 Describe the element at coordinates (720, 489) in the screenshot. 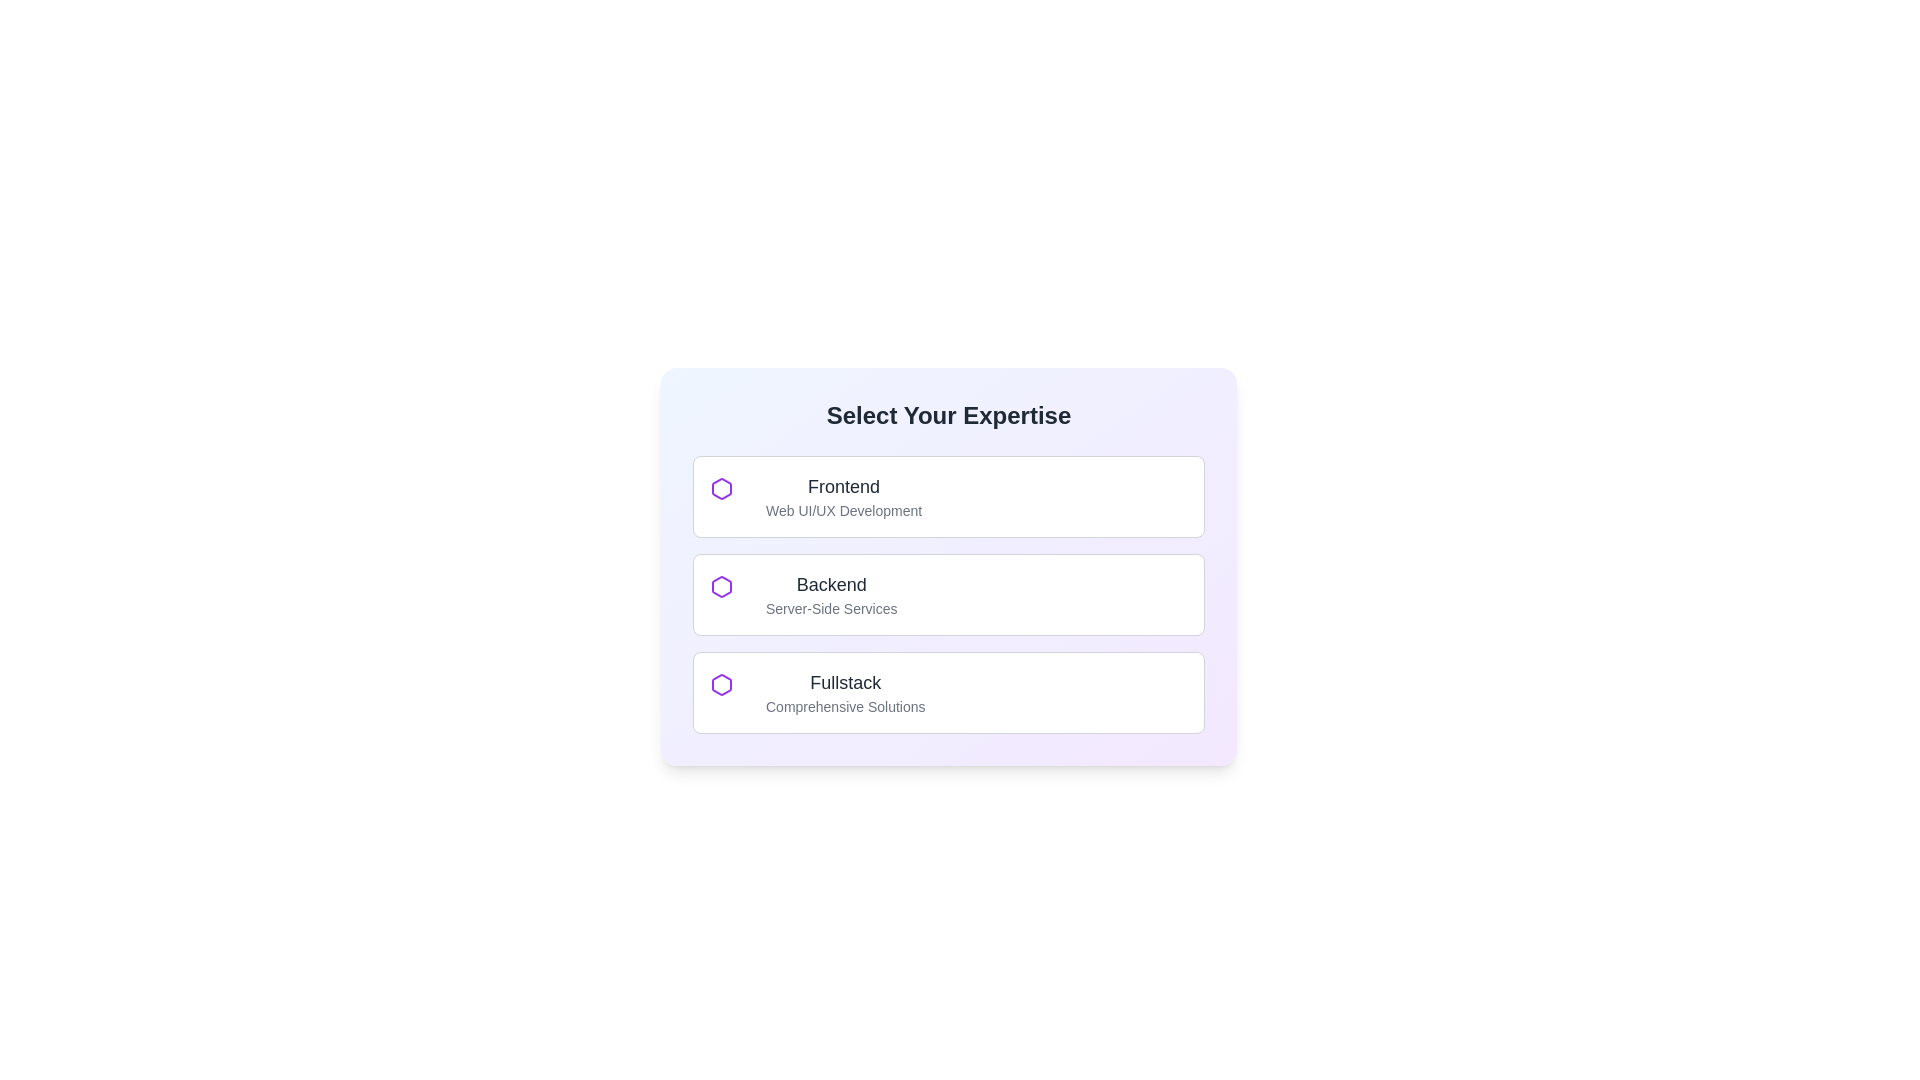

I see `the 'Frontend' icon, which is located to the left of the text 'Frontend' in the vertical list of options` at that location.